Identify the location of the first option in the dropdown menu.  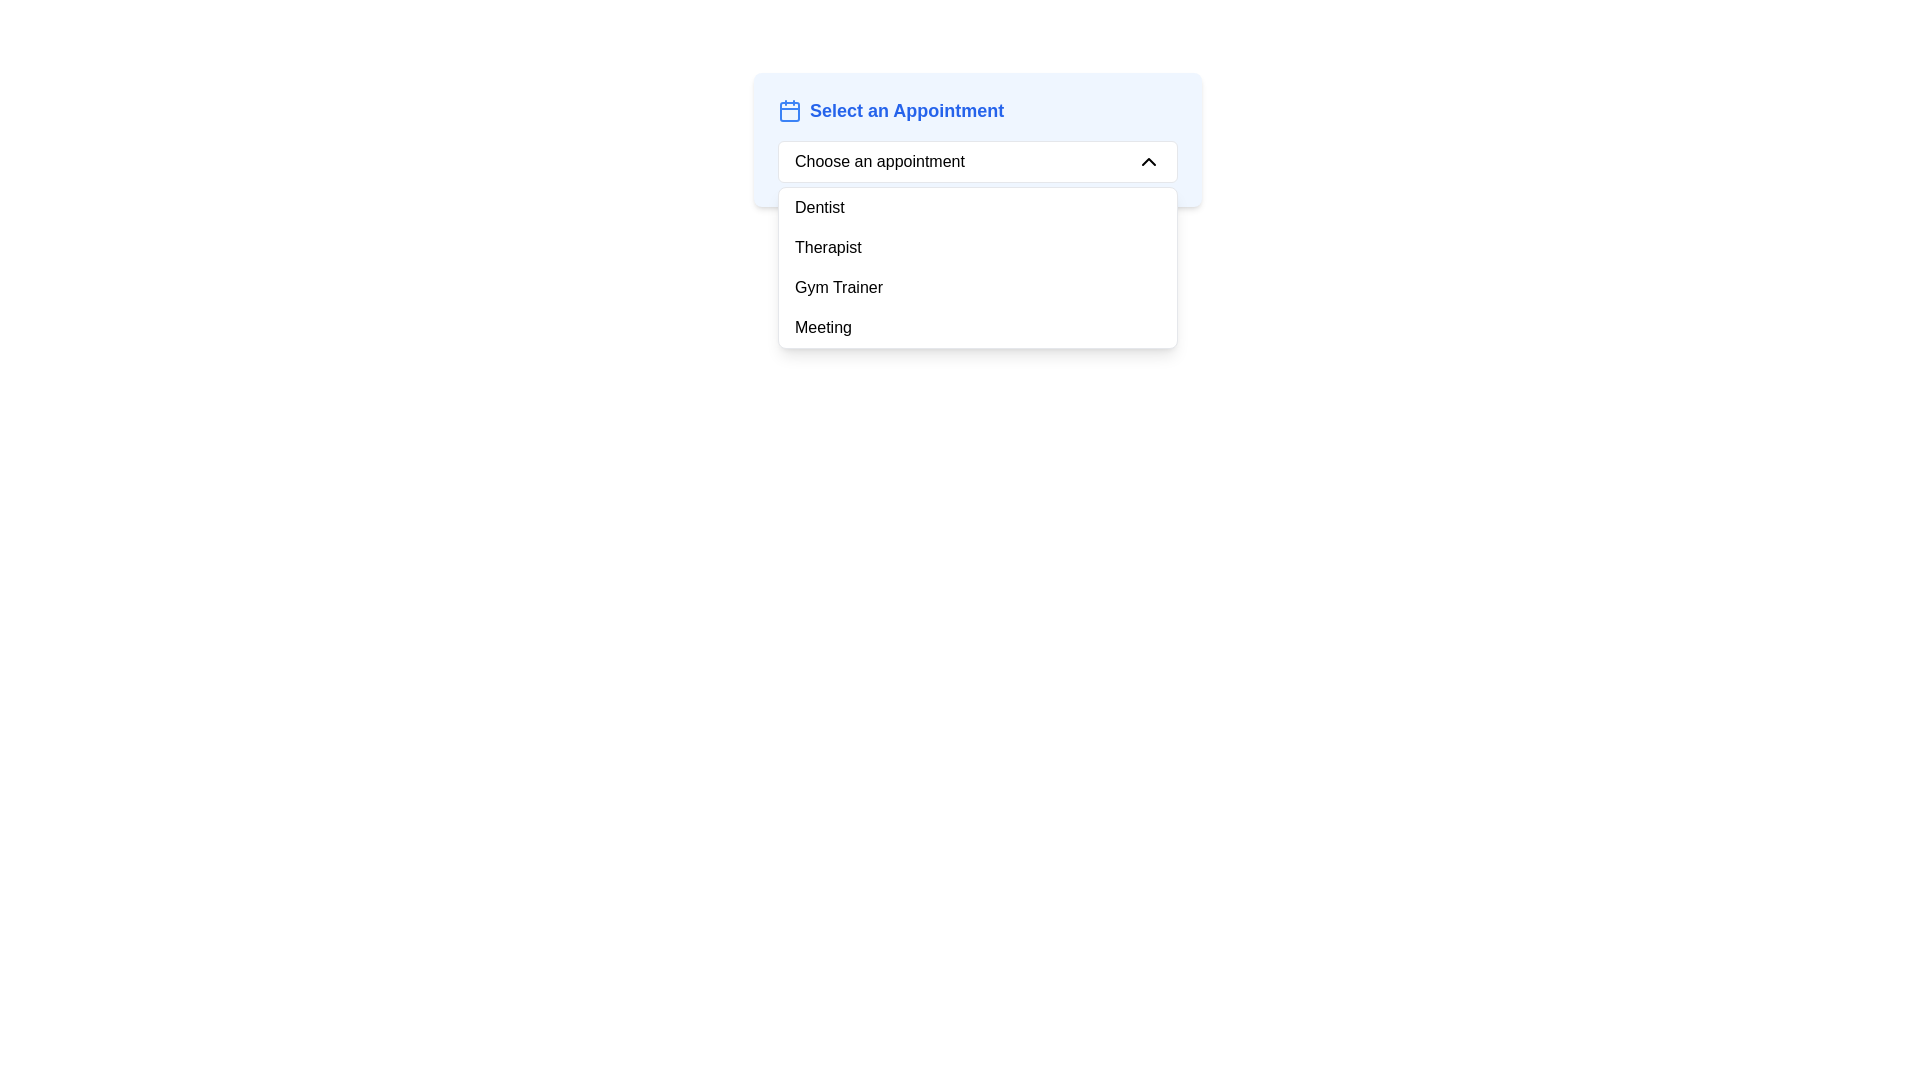
(978, 208).